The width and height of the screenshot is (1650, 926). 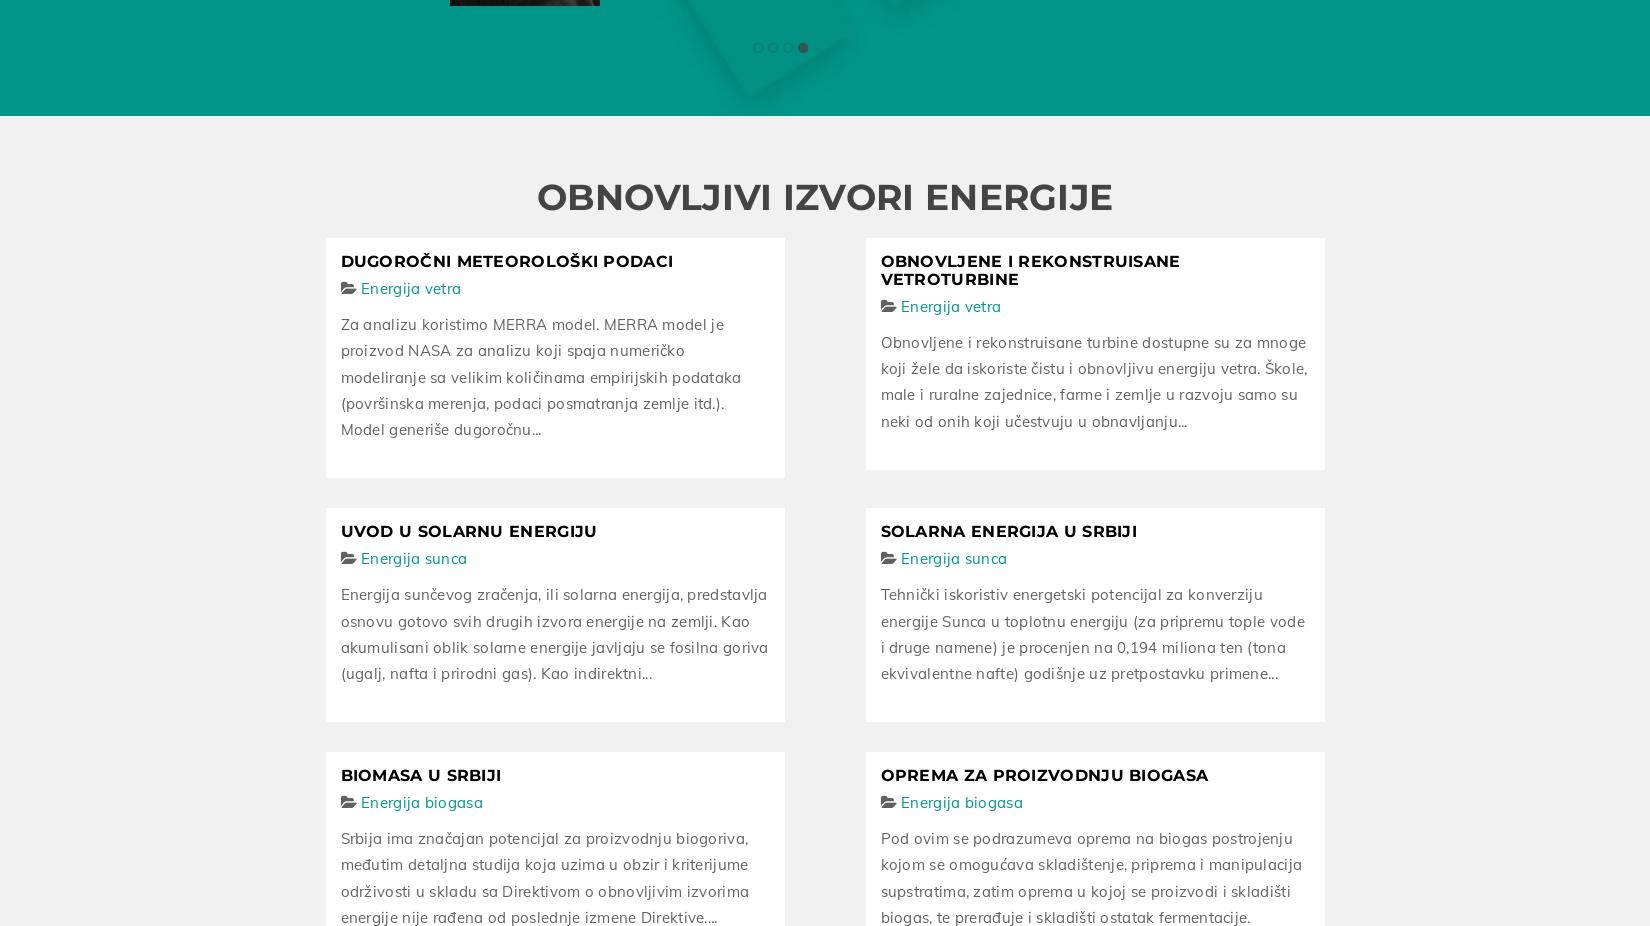 I want to click on 'Obnovljene i rekonstruisane turbine dostupne su za mnoge koji žele da iskoriste čistu i obnovljivu energiju vetra. Škole, male i ruralne zajednice, farme i zemlje u razvoju samo su neki od onih koji učestvuju u obnavljanju...', so click(x=1093, y=377).